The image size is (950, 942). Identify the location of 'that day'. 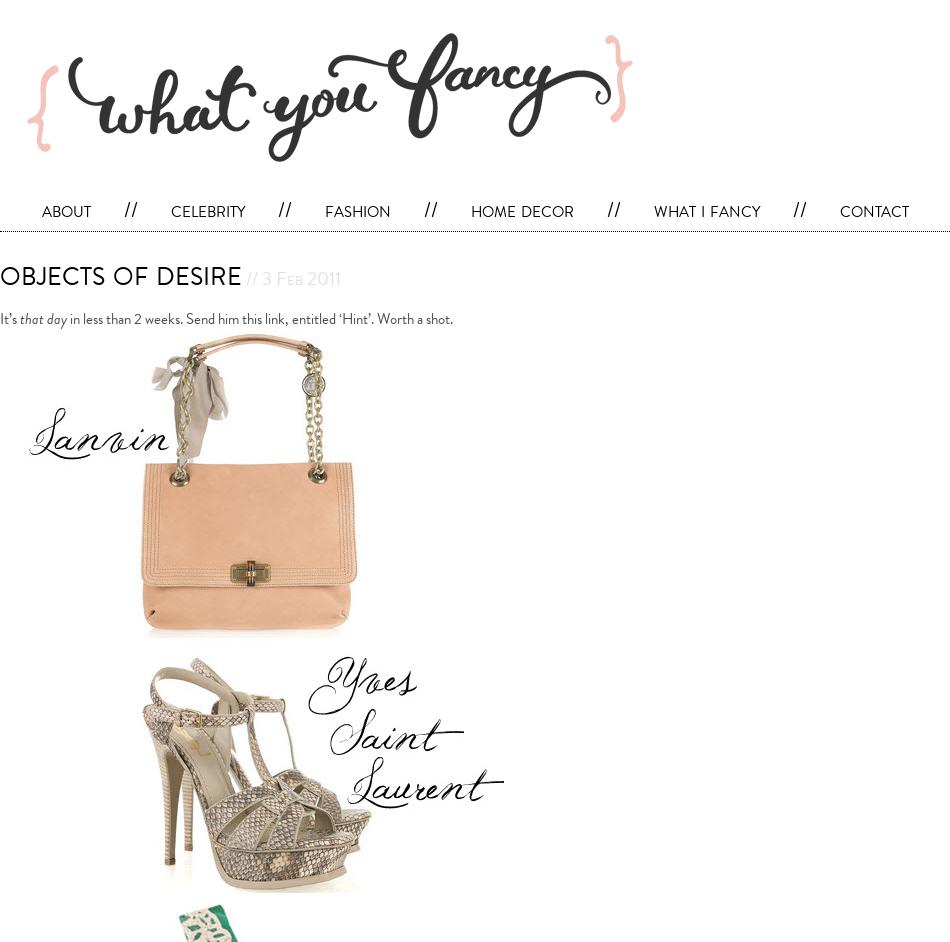
(43, 318).